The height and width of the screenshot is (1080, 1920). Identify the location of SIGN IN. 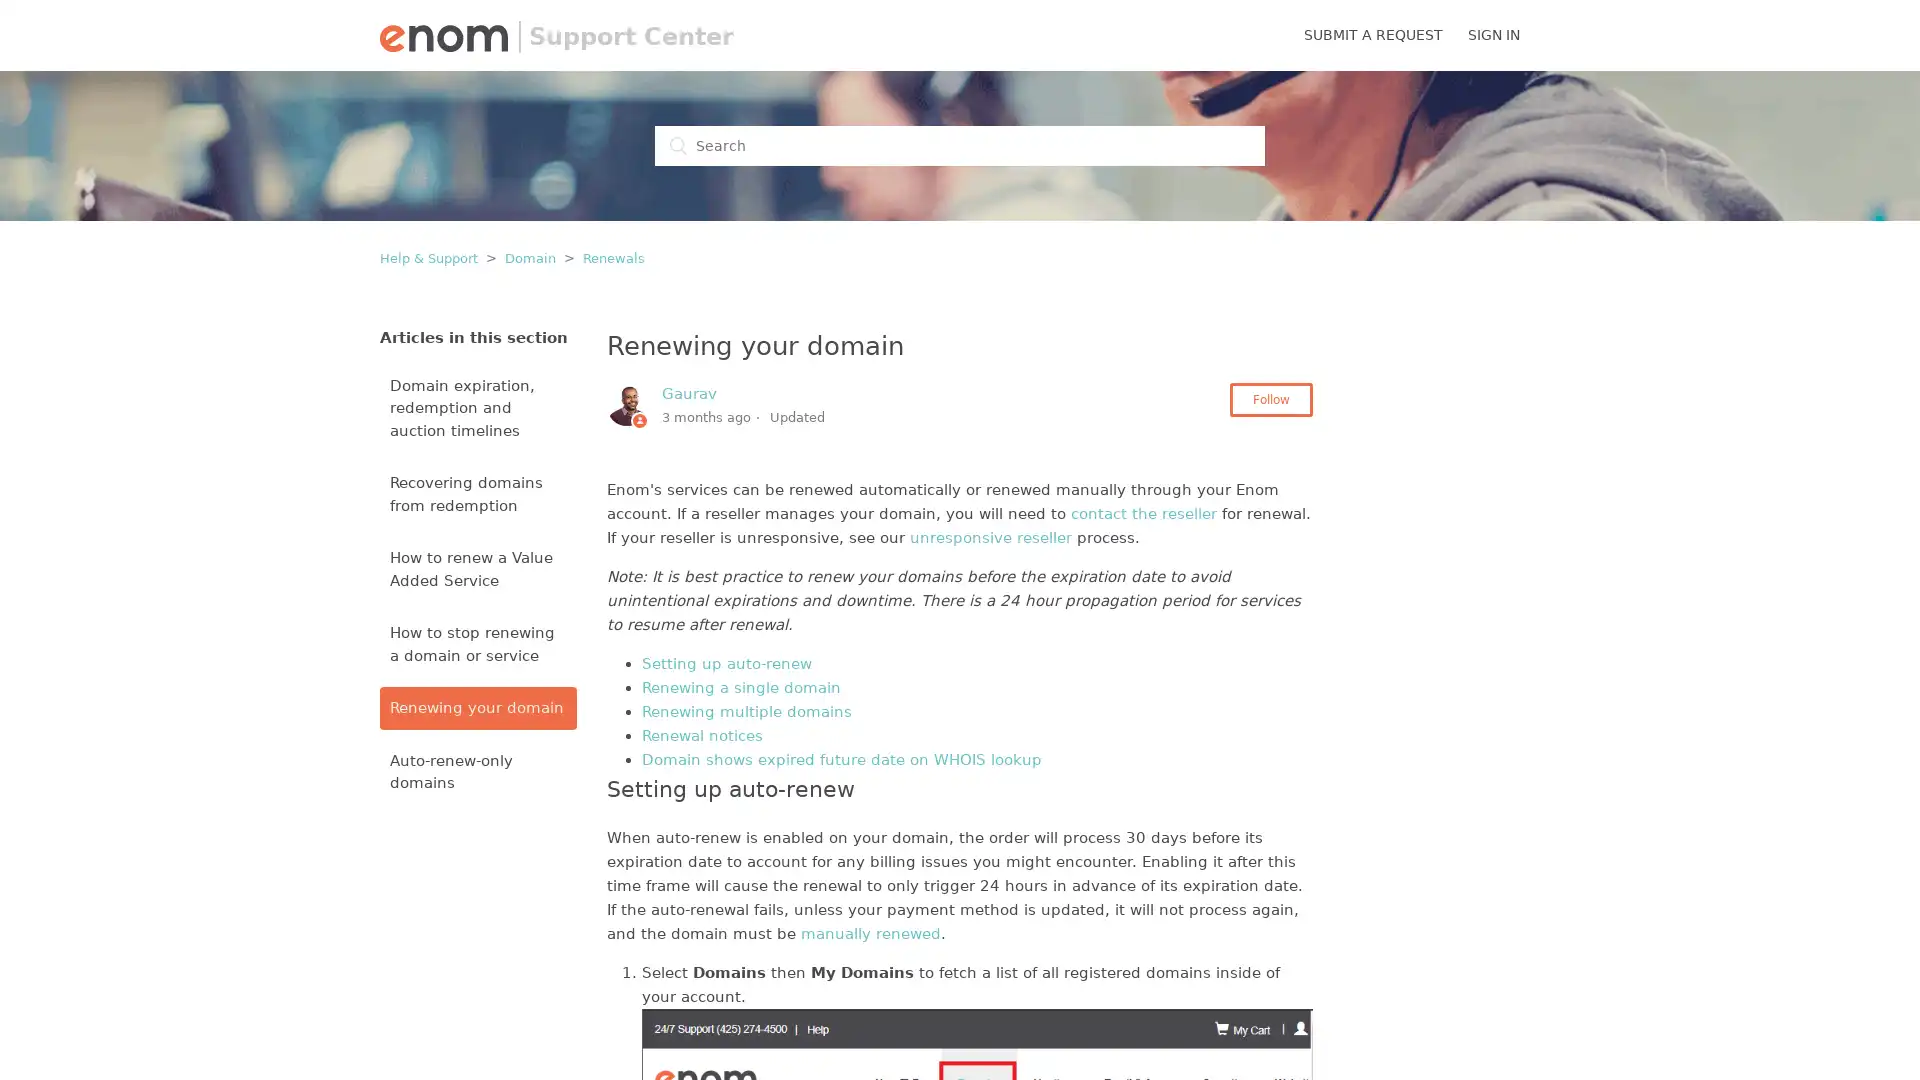
(1503, 34).